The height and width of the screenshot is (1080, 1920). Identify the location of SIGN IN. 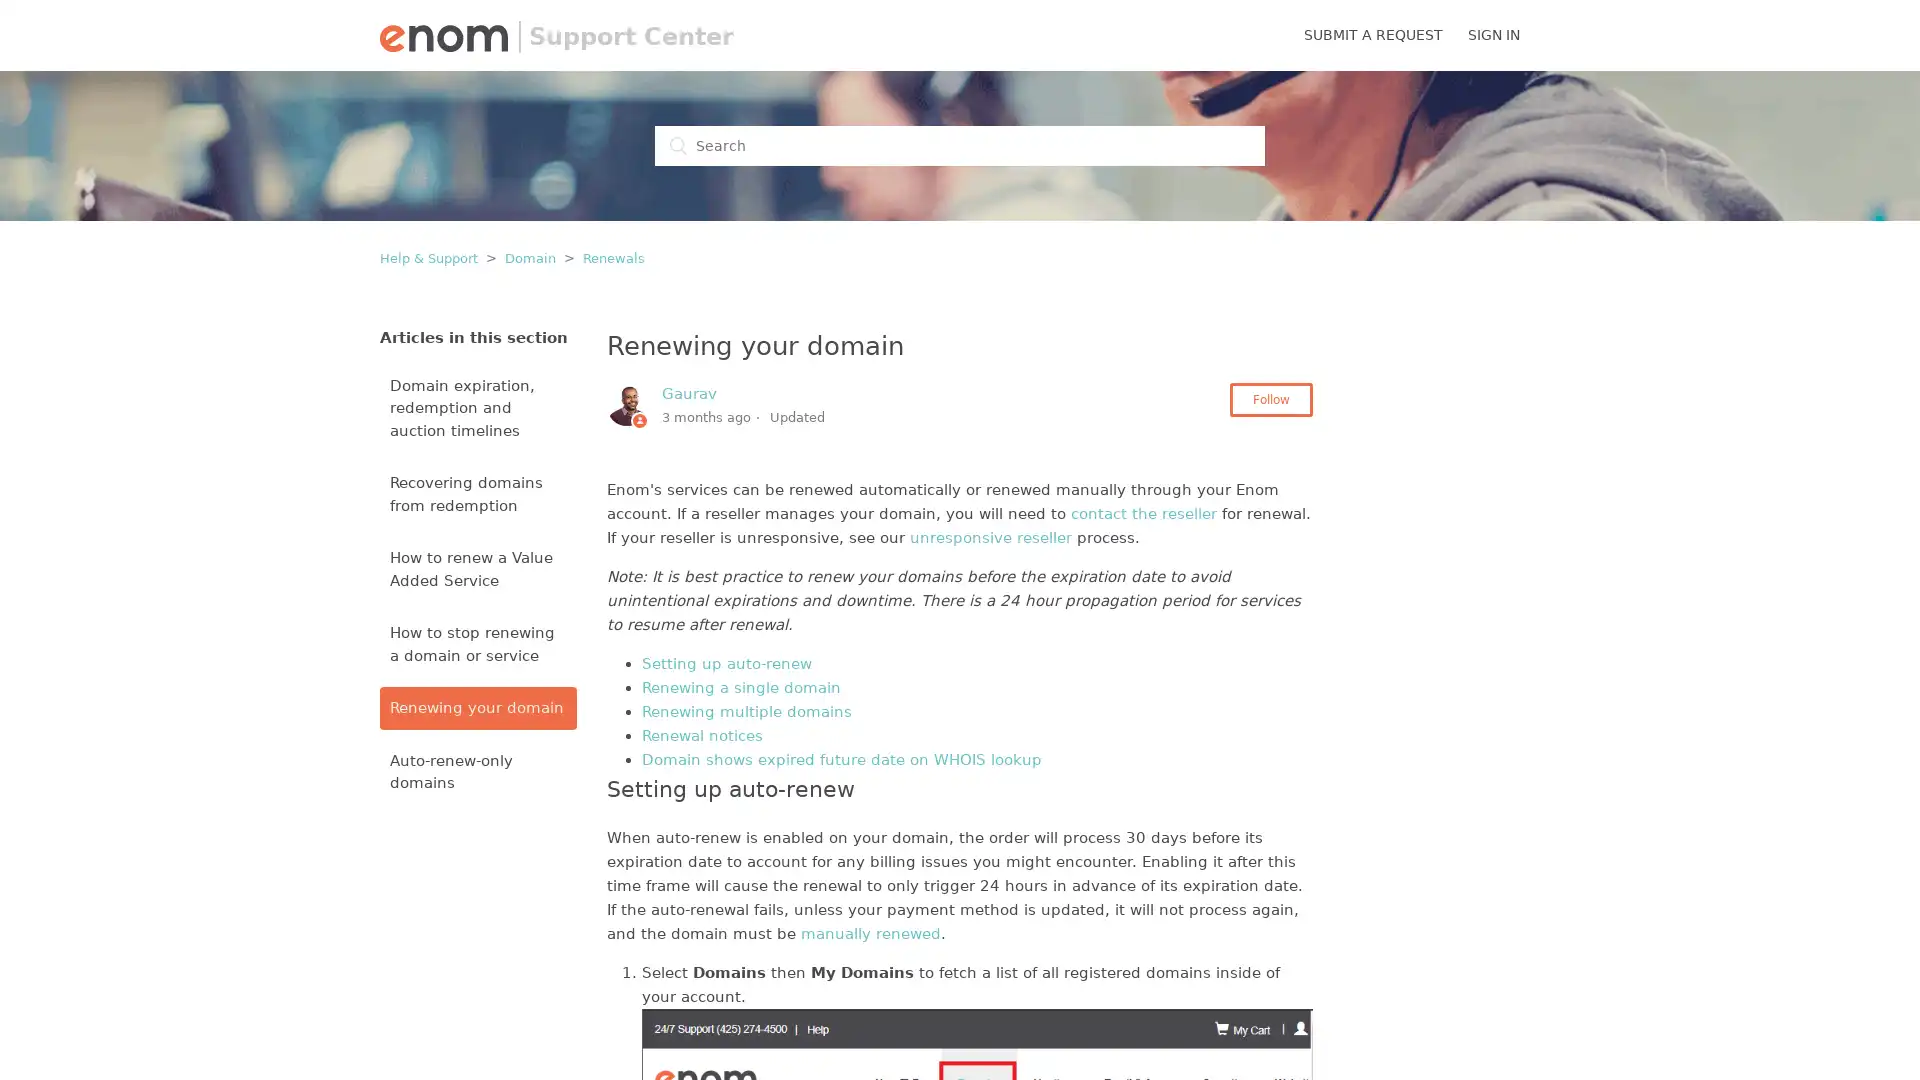
(1503, 34).